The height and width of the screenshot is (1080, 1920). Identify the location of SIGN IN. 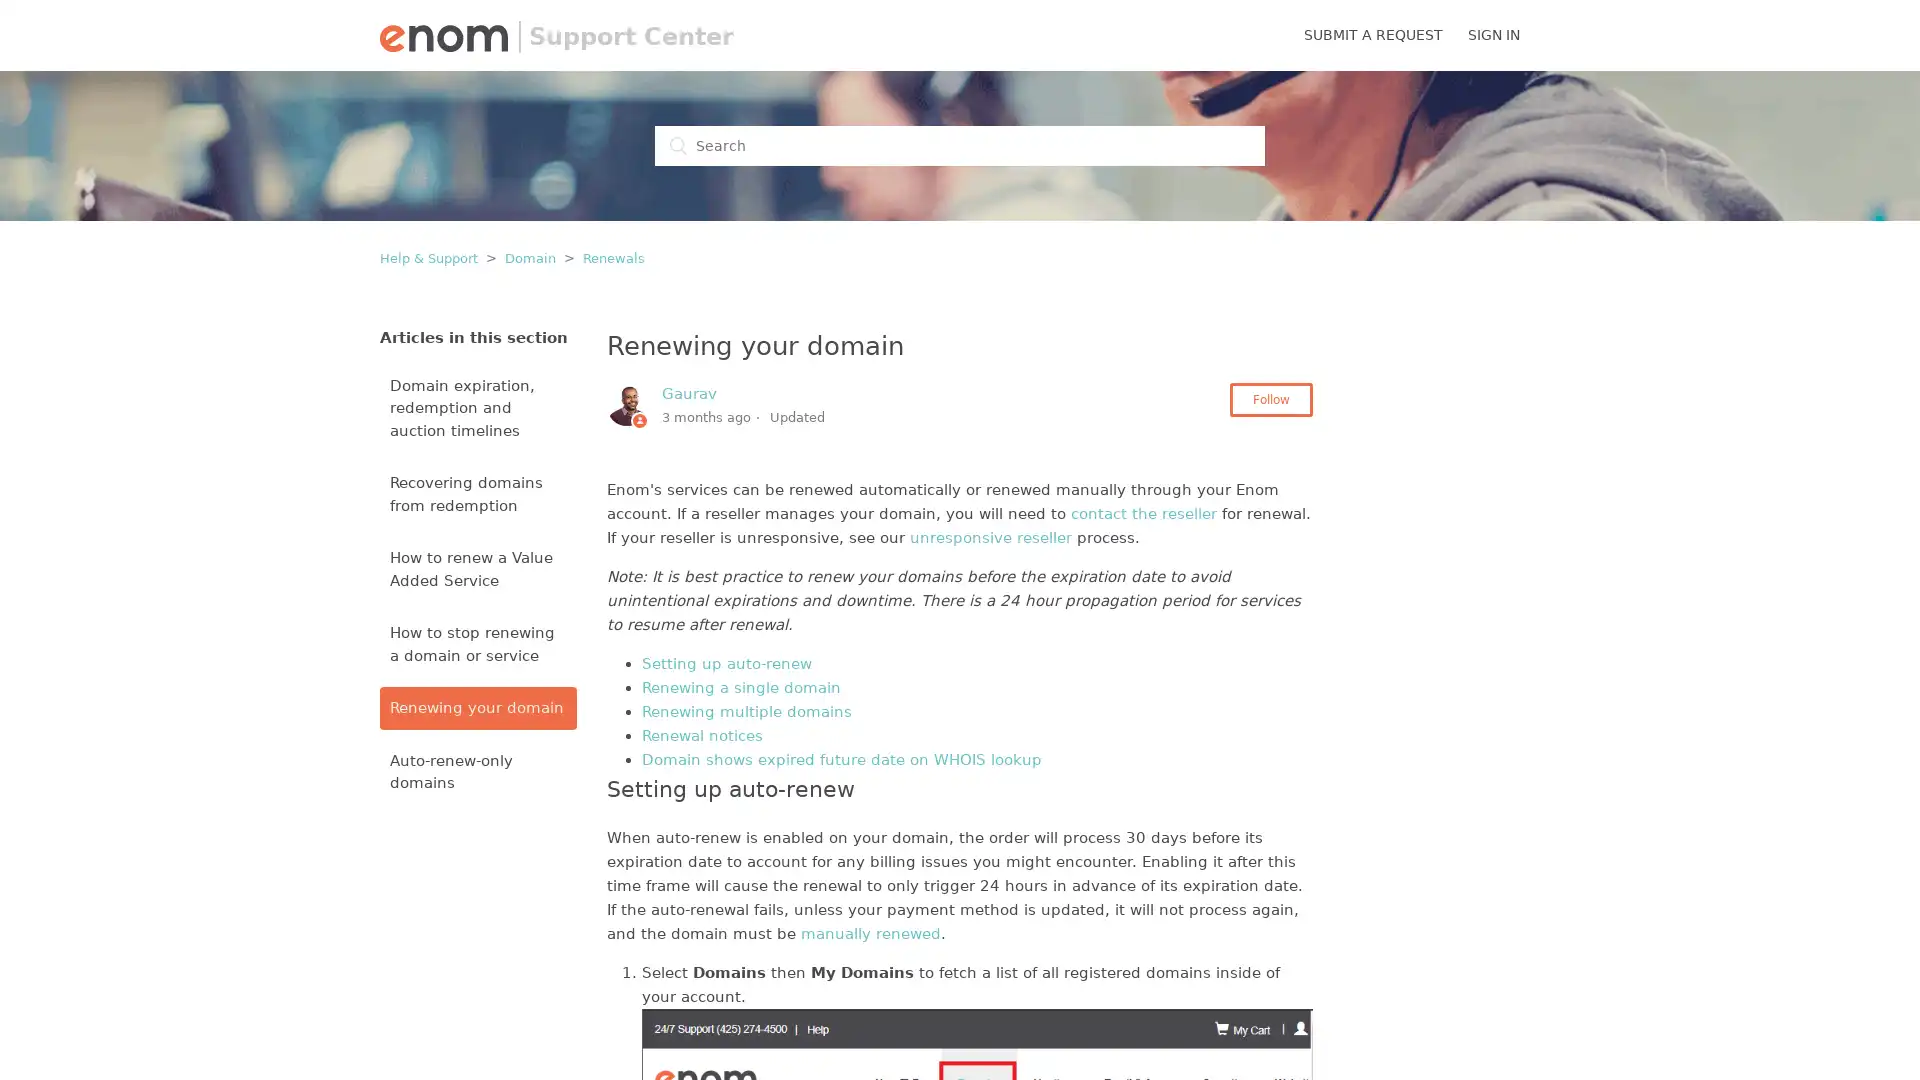
(1503, 34).